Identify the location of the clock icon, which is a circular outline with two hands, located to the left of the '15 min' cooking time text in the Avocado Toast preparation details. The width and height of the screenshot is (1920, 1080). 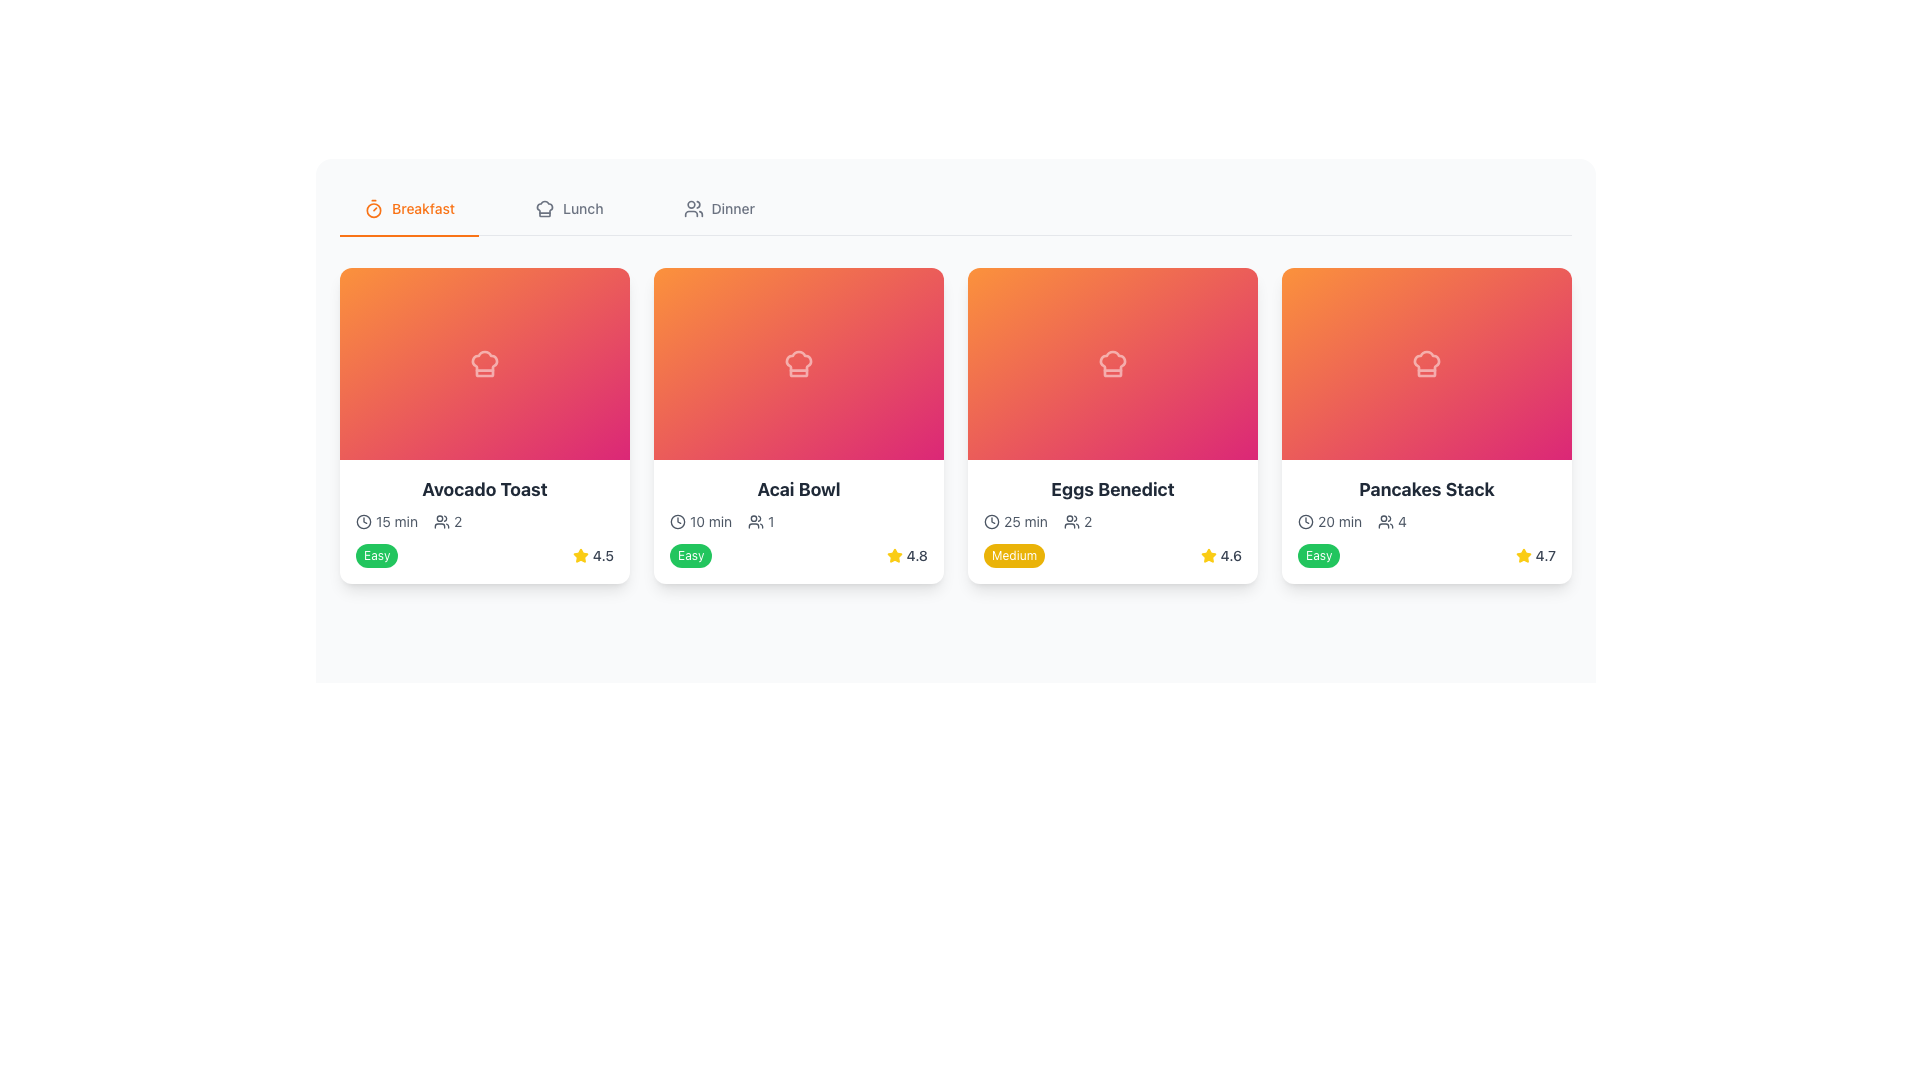
(364, 520).